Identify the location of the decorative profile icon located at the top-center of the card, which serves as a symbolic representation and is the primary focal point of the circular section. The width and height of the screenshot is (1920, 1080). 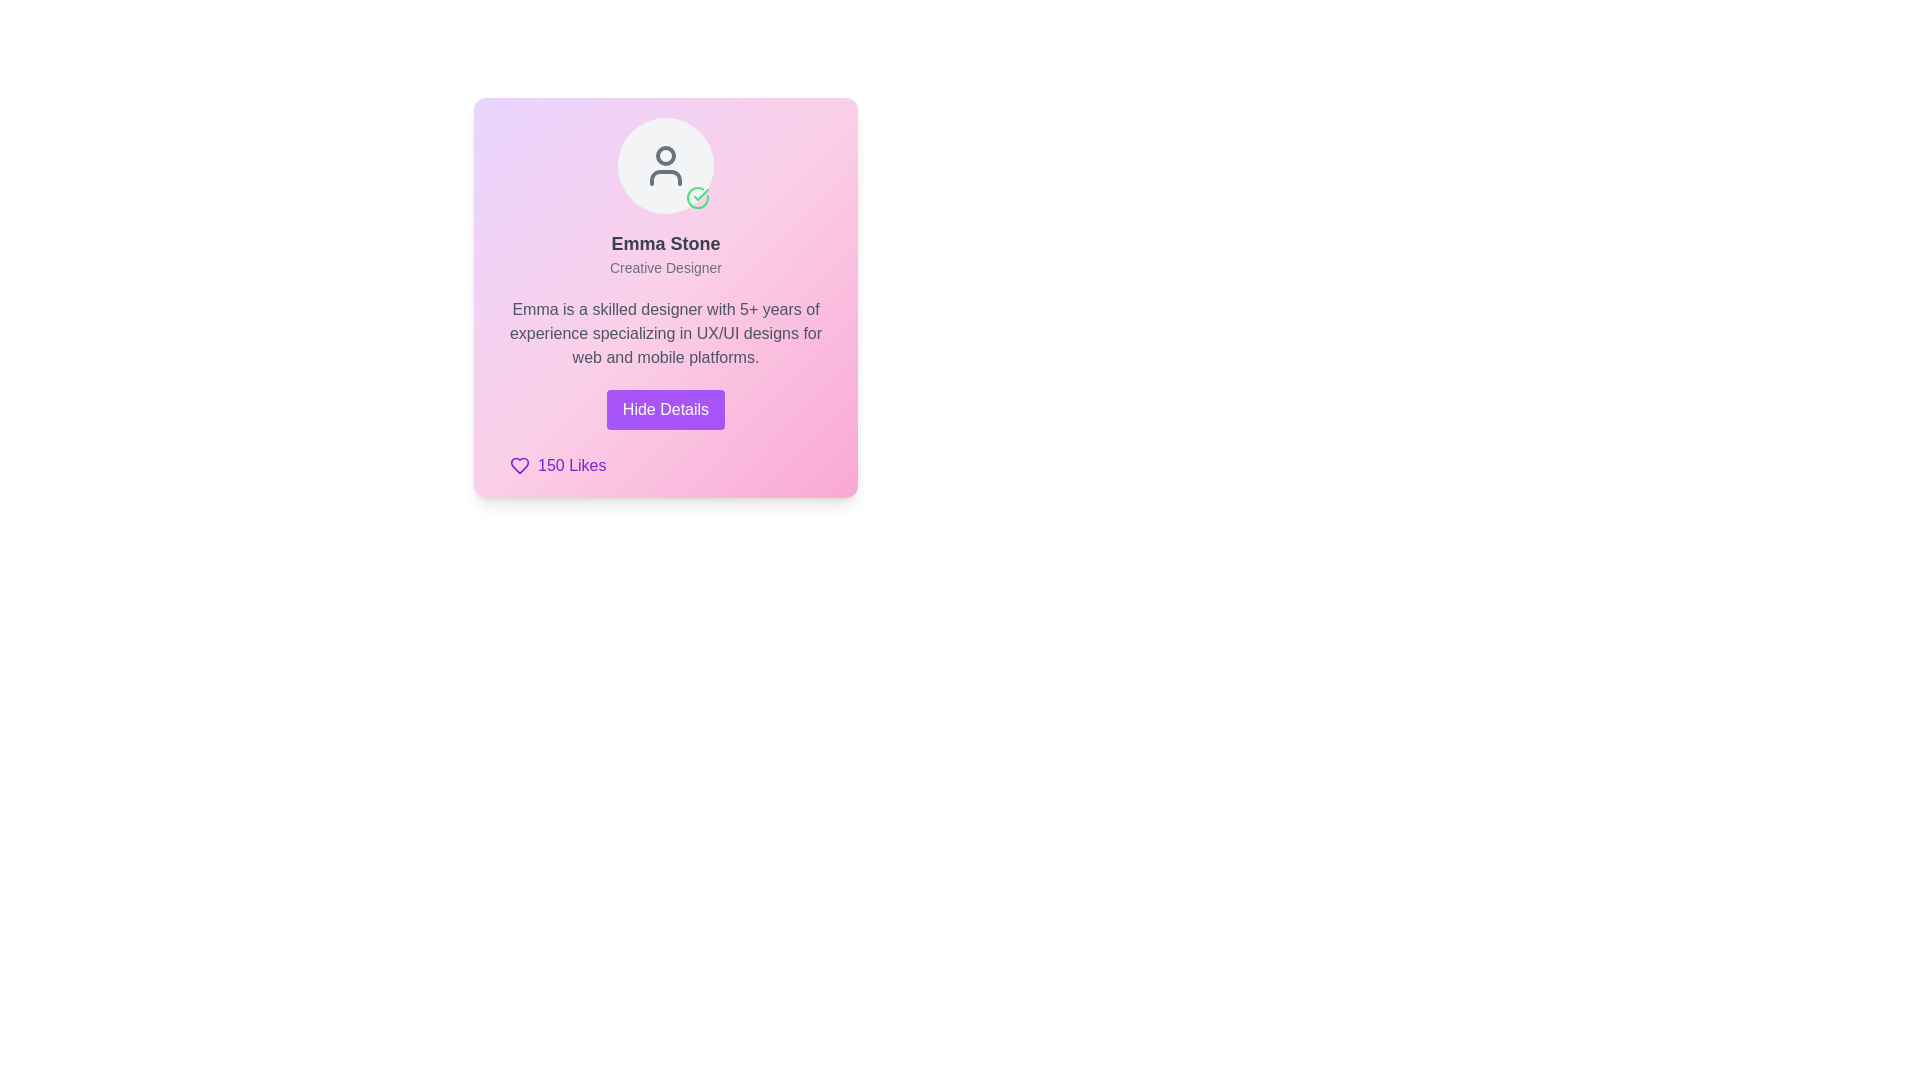
(666, 164).